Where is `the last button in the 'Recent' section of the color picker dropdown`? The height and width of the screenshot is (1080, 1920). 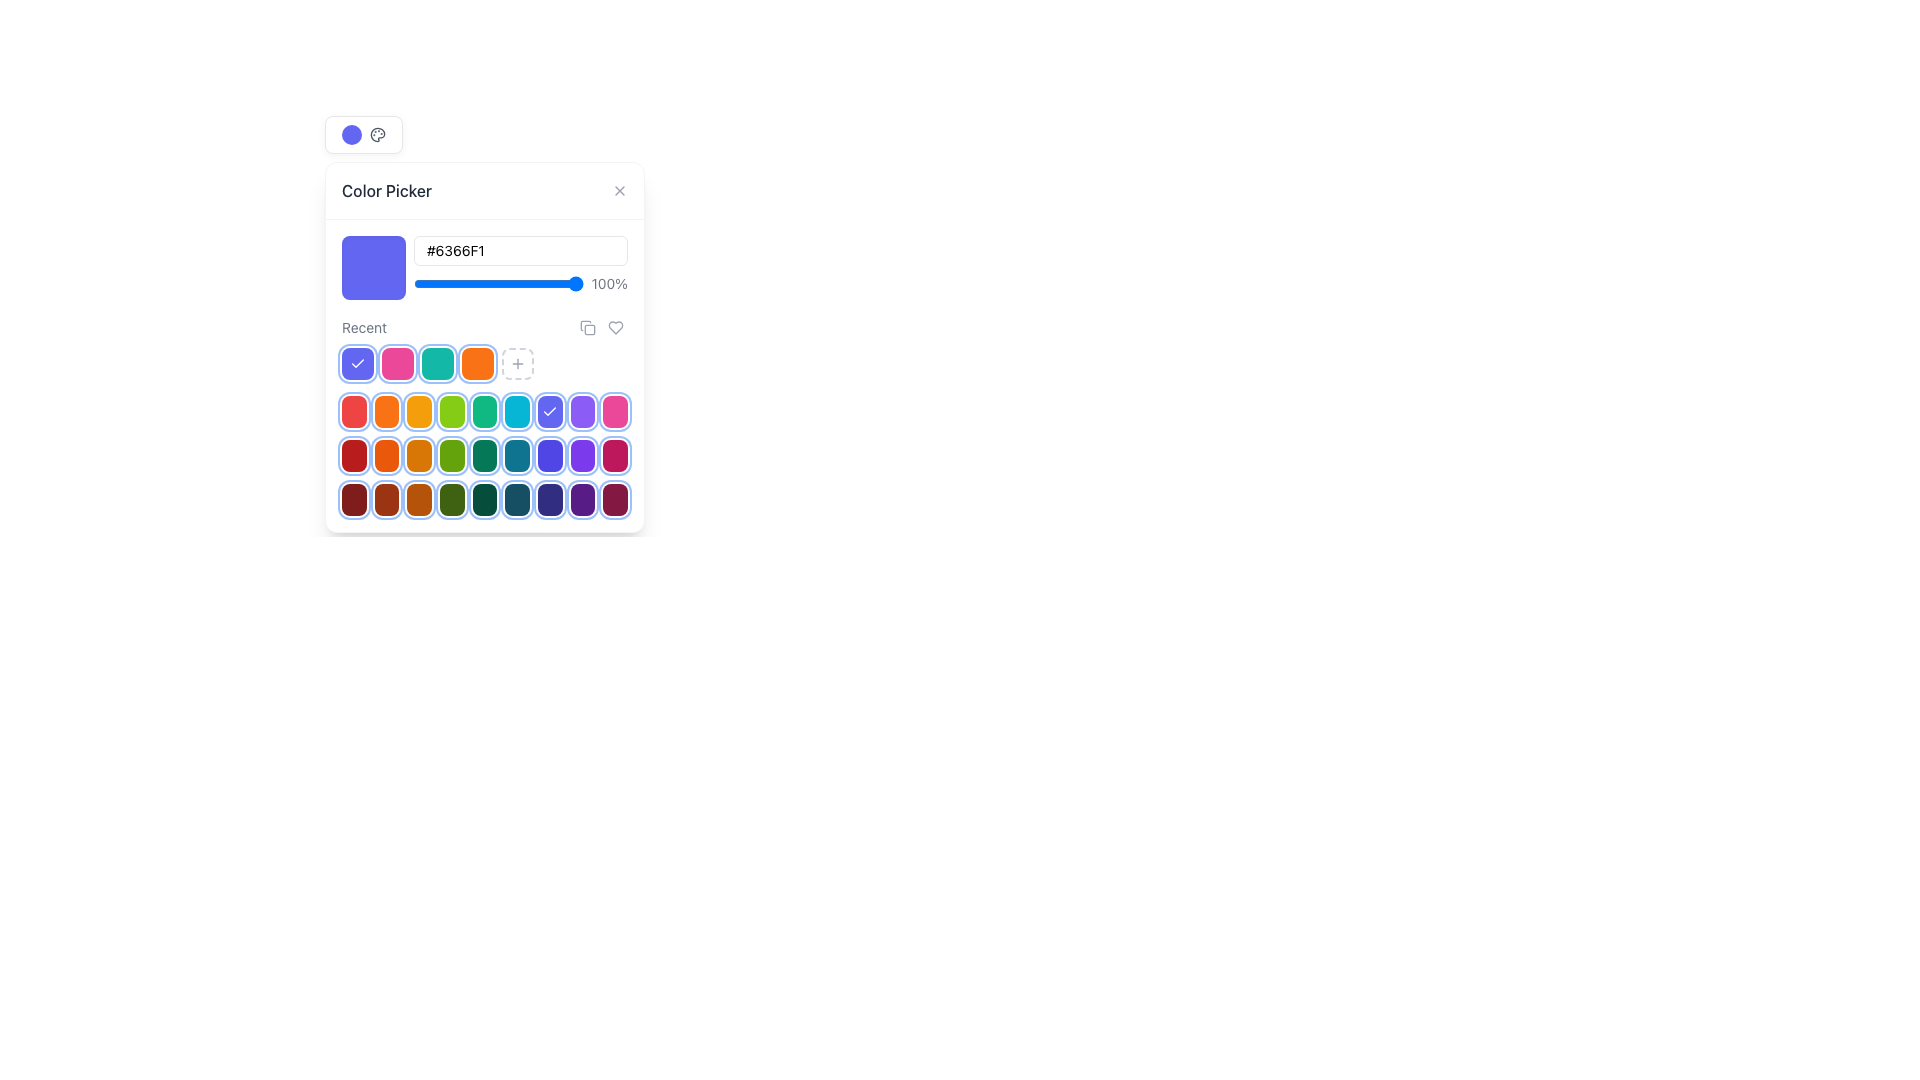
the last button in the 'Recent' section of the color picker dropdown is located at coordinates (518, 363).